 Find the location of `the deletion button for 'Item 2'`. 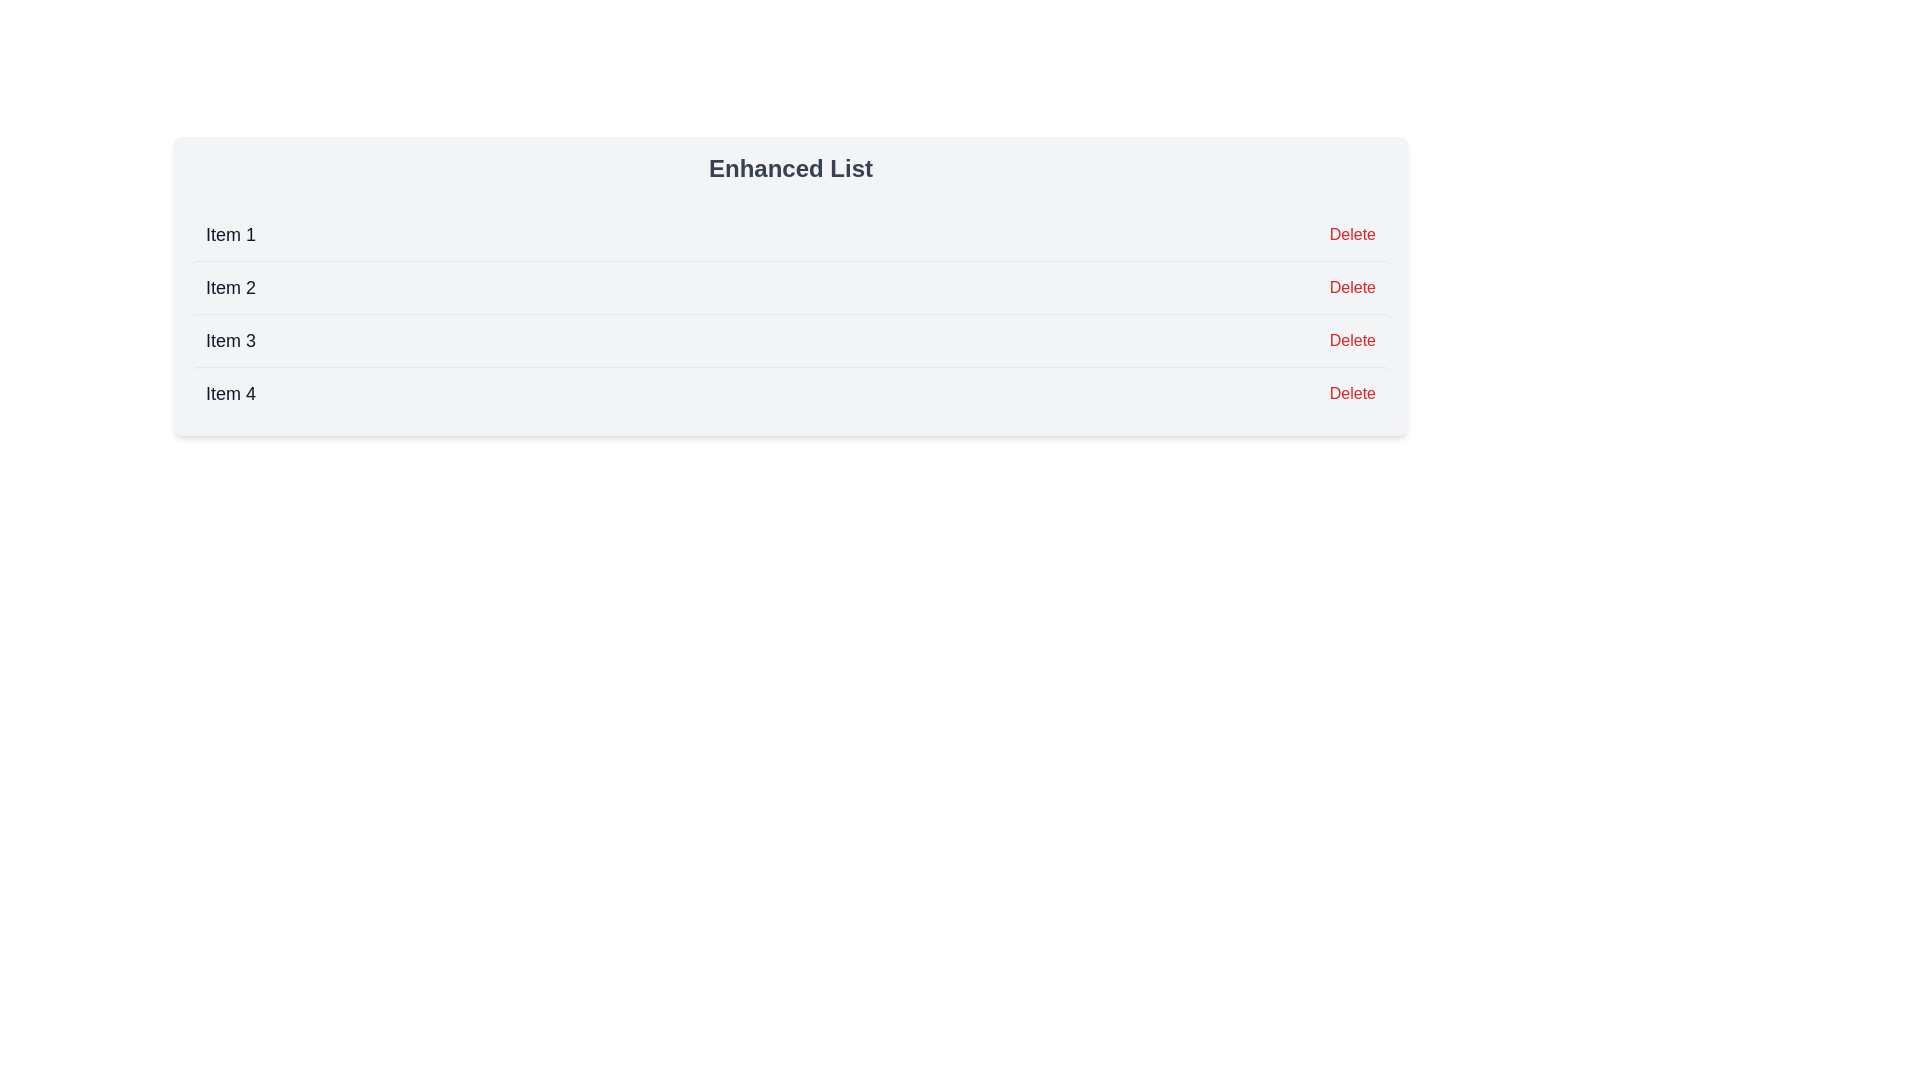

the deletion button for 'Item 2' is located at coordinates (1352, 288).